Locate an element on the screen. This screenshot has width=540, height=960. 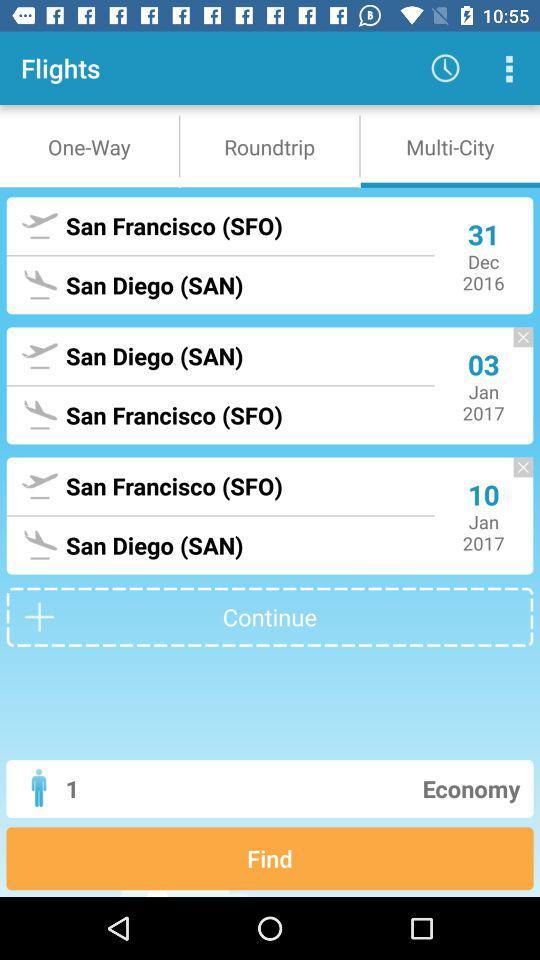
find is located at coordinates (270, 857).